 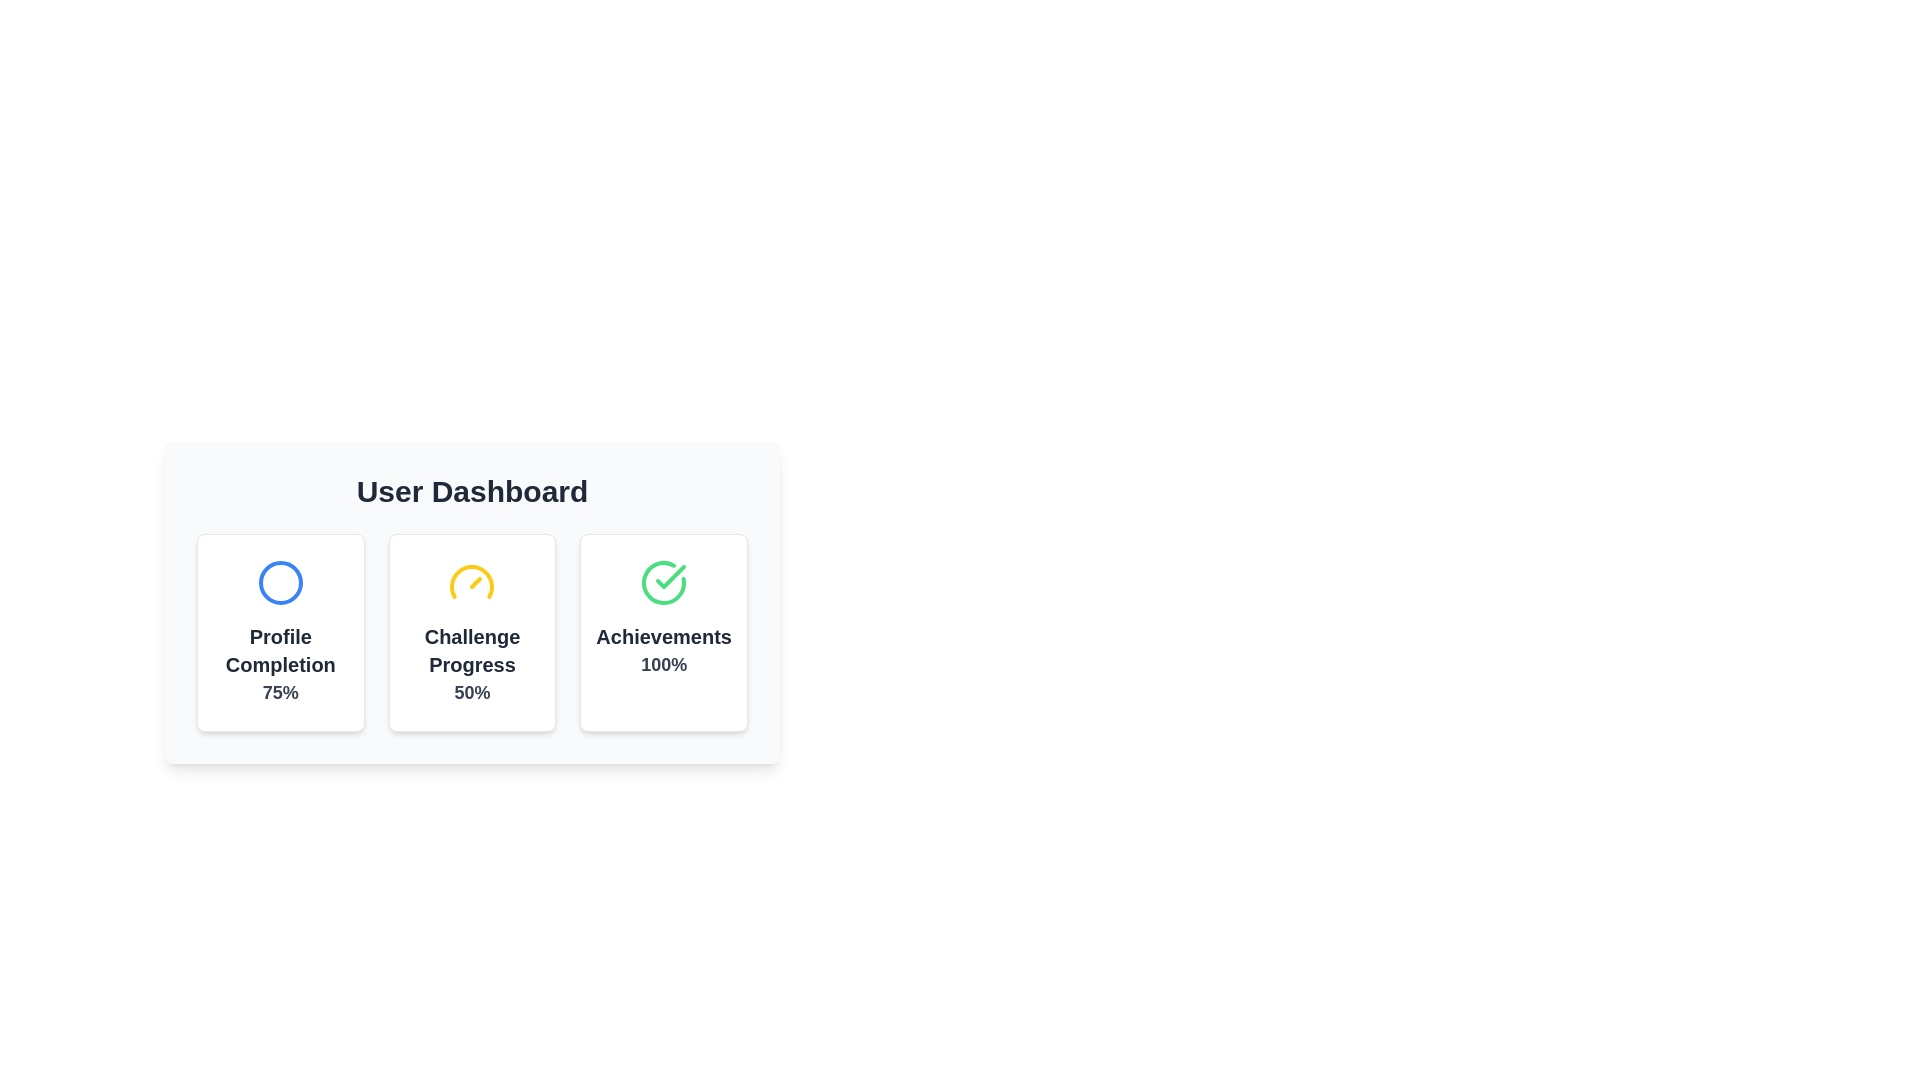 What do you see at coordinates (664, 582) in the screenshot?
I see `the completion status icon located at the top center of the 'Achievements' panel in the 'User Dashboard' interface, positioned above the text 'Achievements' and '100%'` at bounding box center [664, 582].